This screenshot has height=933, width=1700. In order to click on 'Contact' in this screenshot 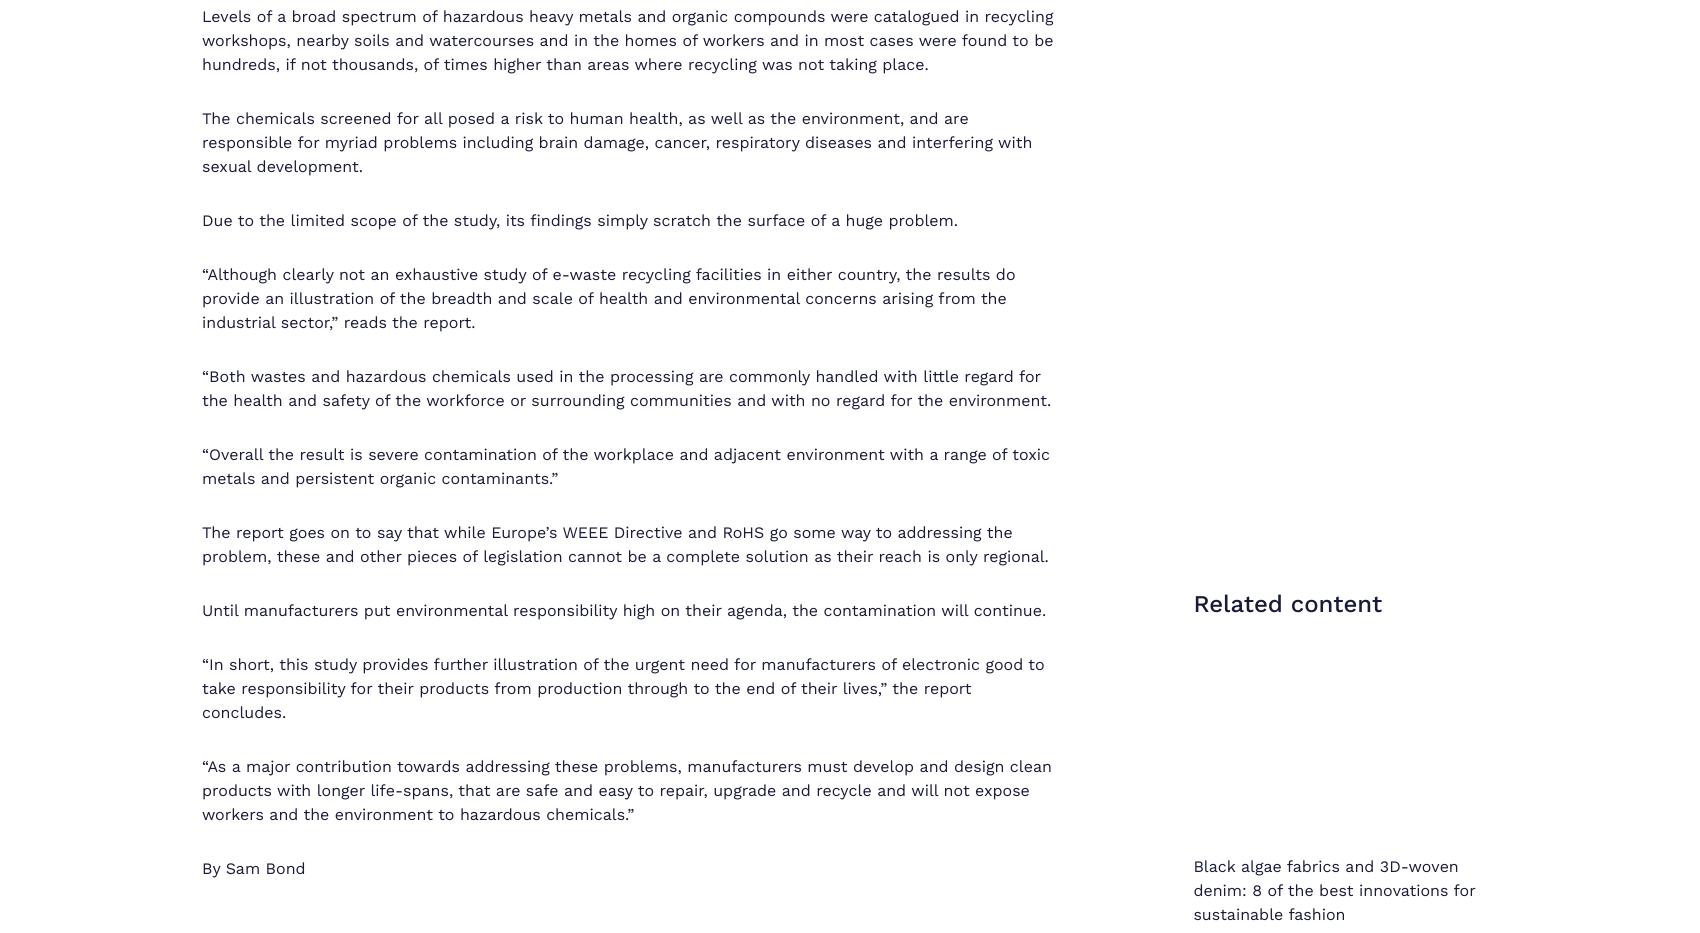, I will do `click(1114, 860)`.